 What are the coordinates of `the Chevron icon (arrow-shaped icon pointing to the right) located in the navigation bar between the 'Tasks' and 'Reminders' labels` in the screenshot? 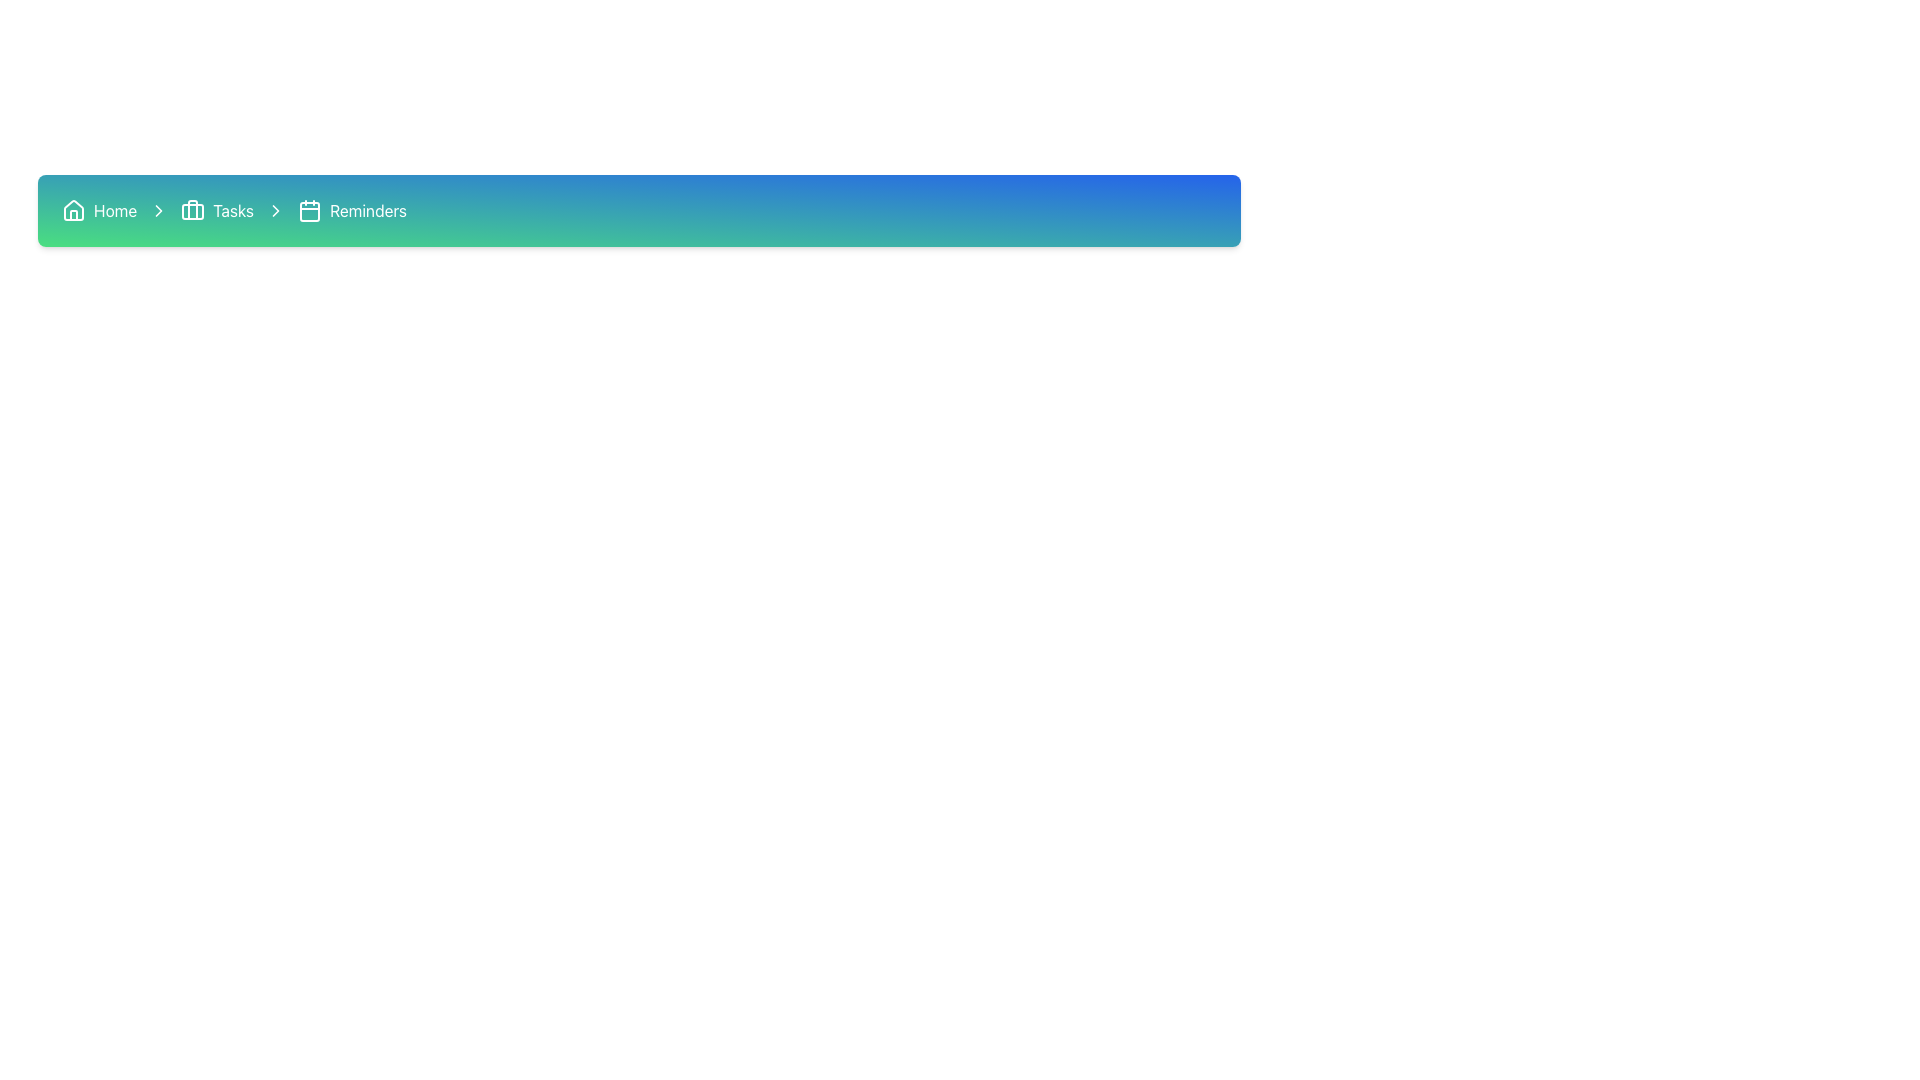 It's located at (158, 211).